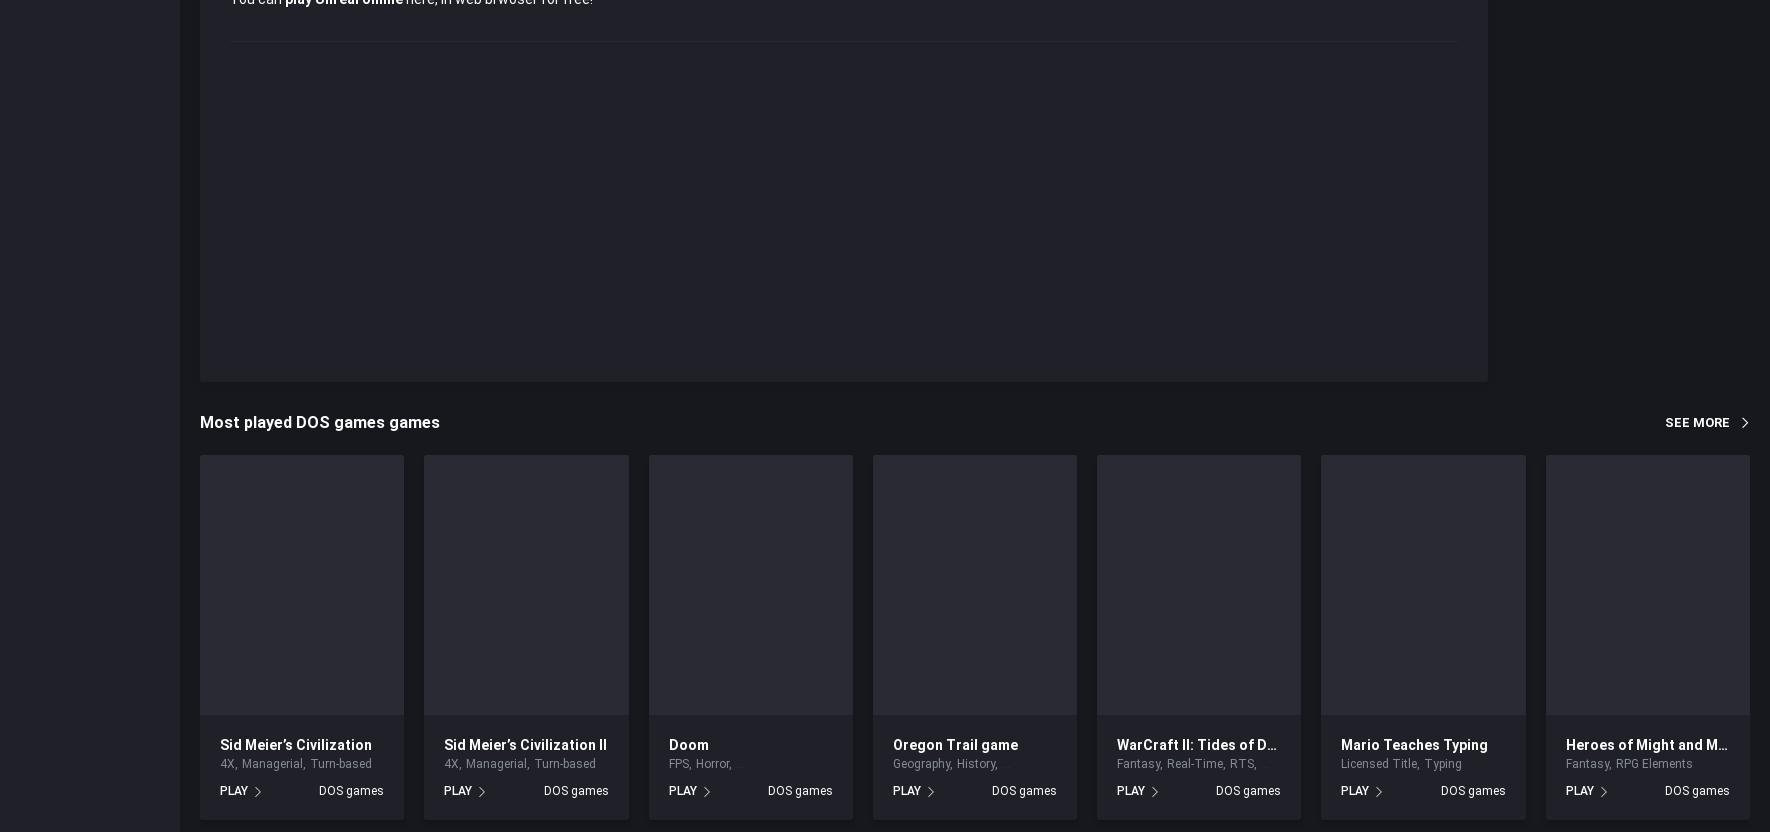  Describe the element at coordinates (953, 743) in the screenshot. I see `'Oregon Trail game'` at that location.